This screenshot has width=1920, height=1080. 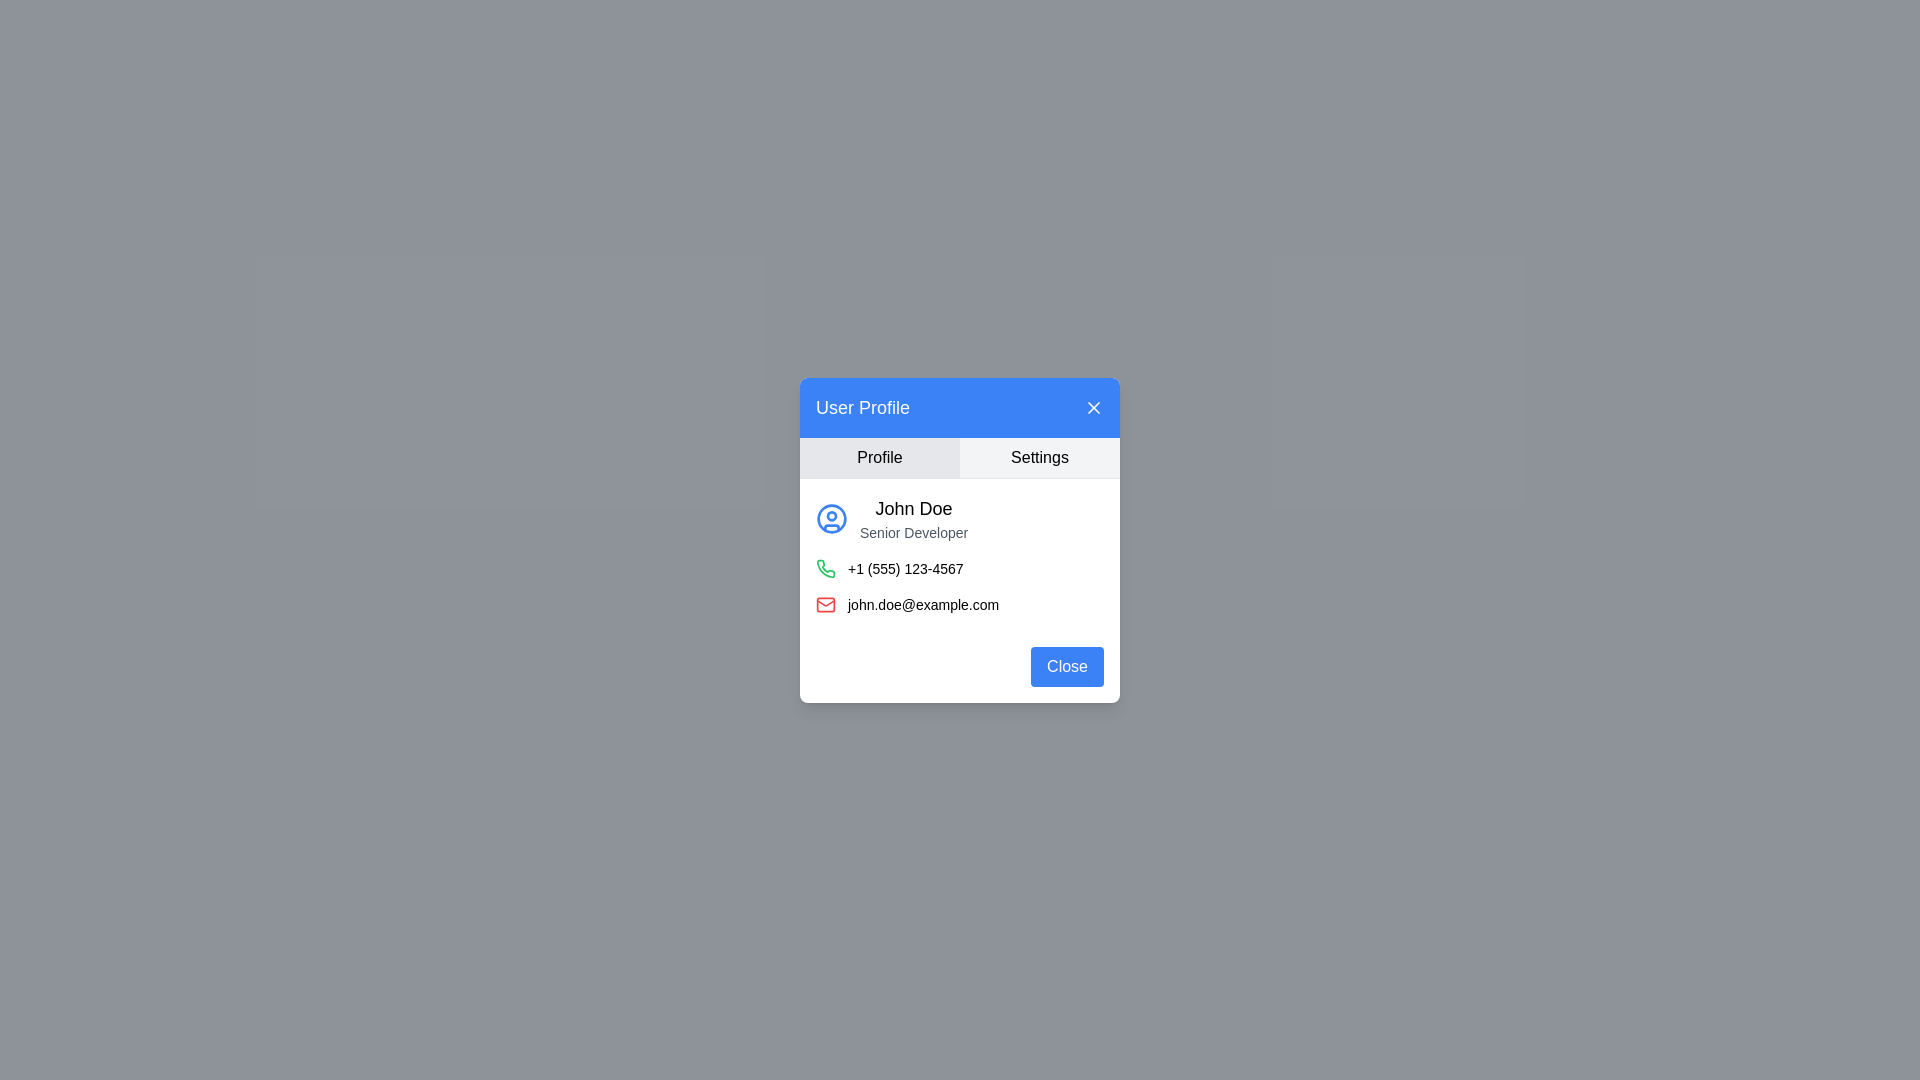 What do you see at coordinates (960, 567) in the screenshot?
I see `the telephone number displayed in the Contact Information Display, which is located beneath the 'Senior Developer' text in the User Profile section` at bounding box center [960, 567].